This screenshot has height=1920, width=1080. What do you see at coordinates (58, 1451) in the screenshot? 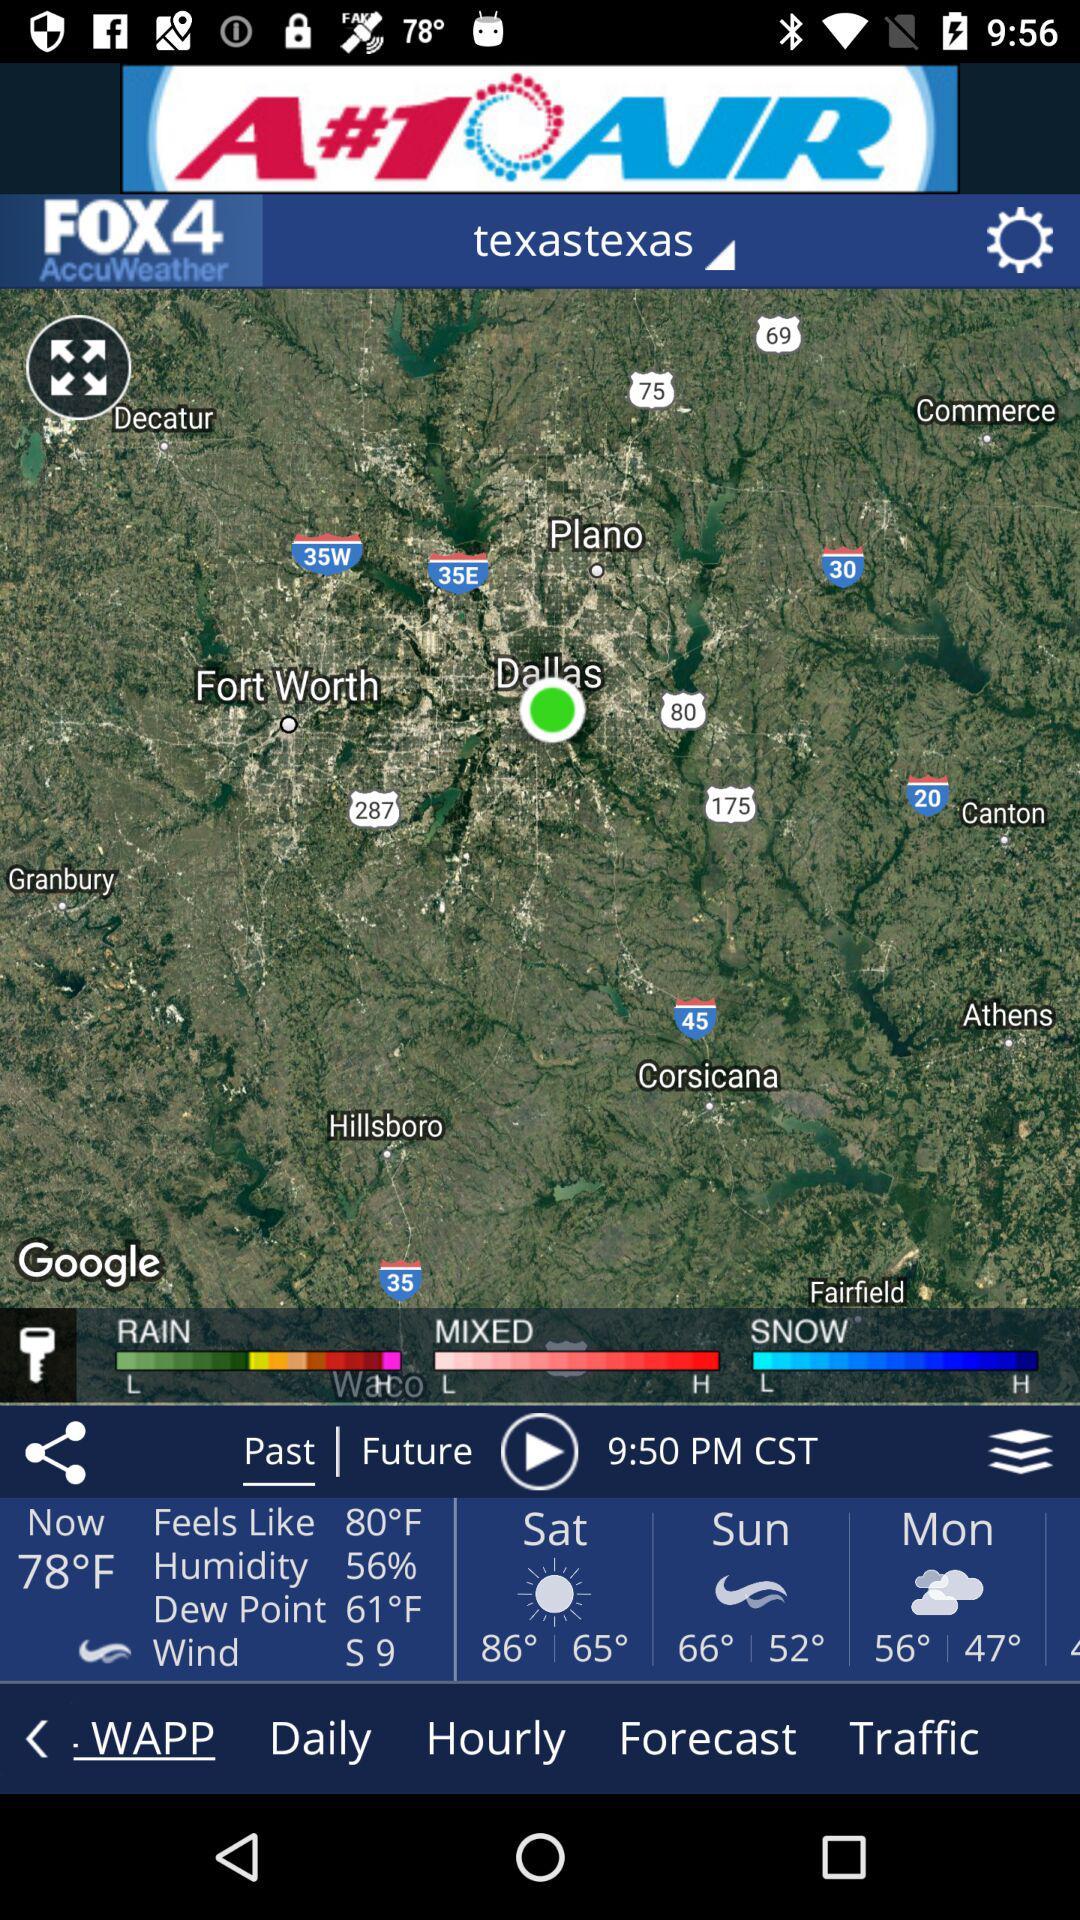
I see `the share icon` at bounding box center [58, 1451].